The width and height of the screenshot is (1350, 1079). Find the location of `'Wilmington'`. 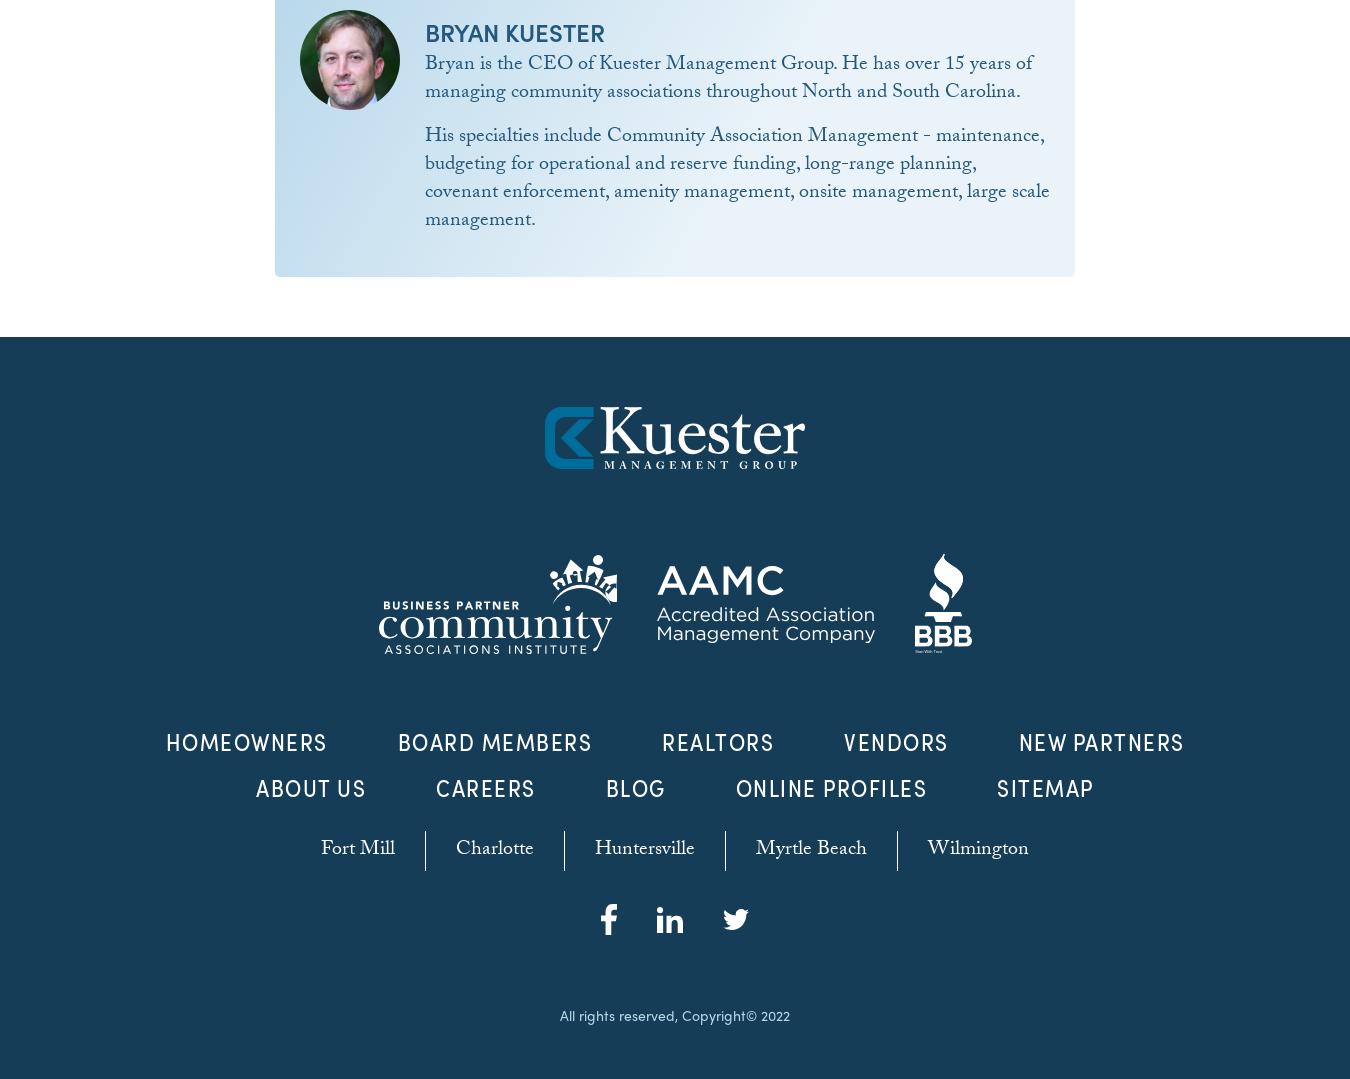

'Wilmington' is located at coordinates (977, 851).